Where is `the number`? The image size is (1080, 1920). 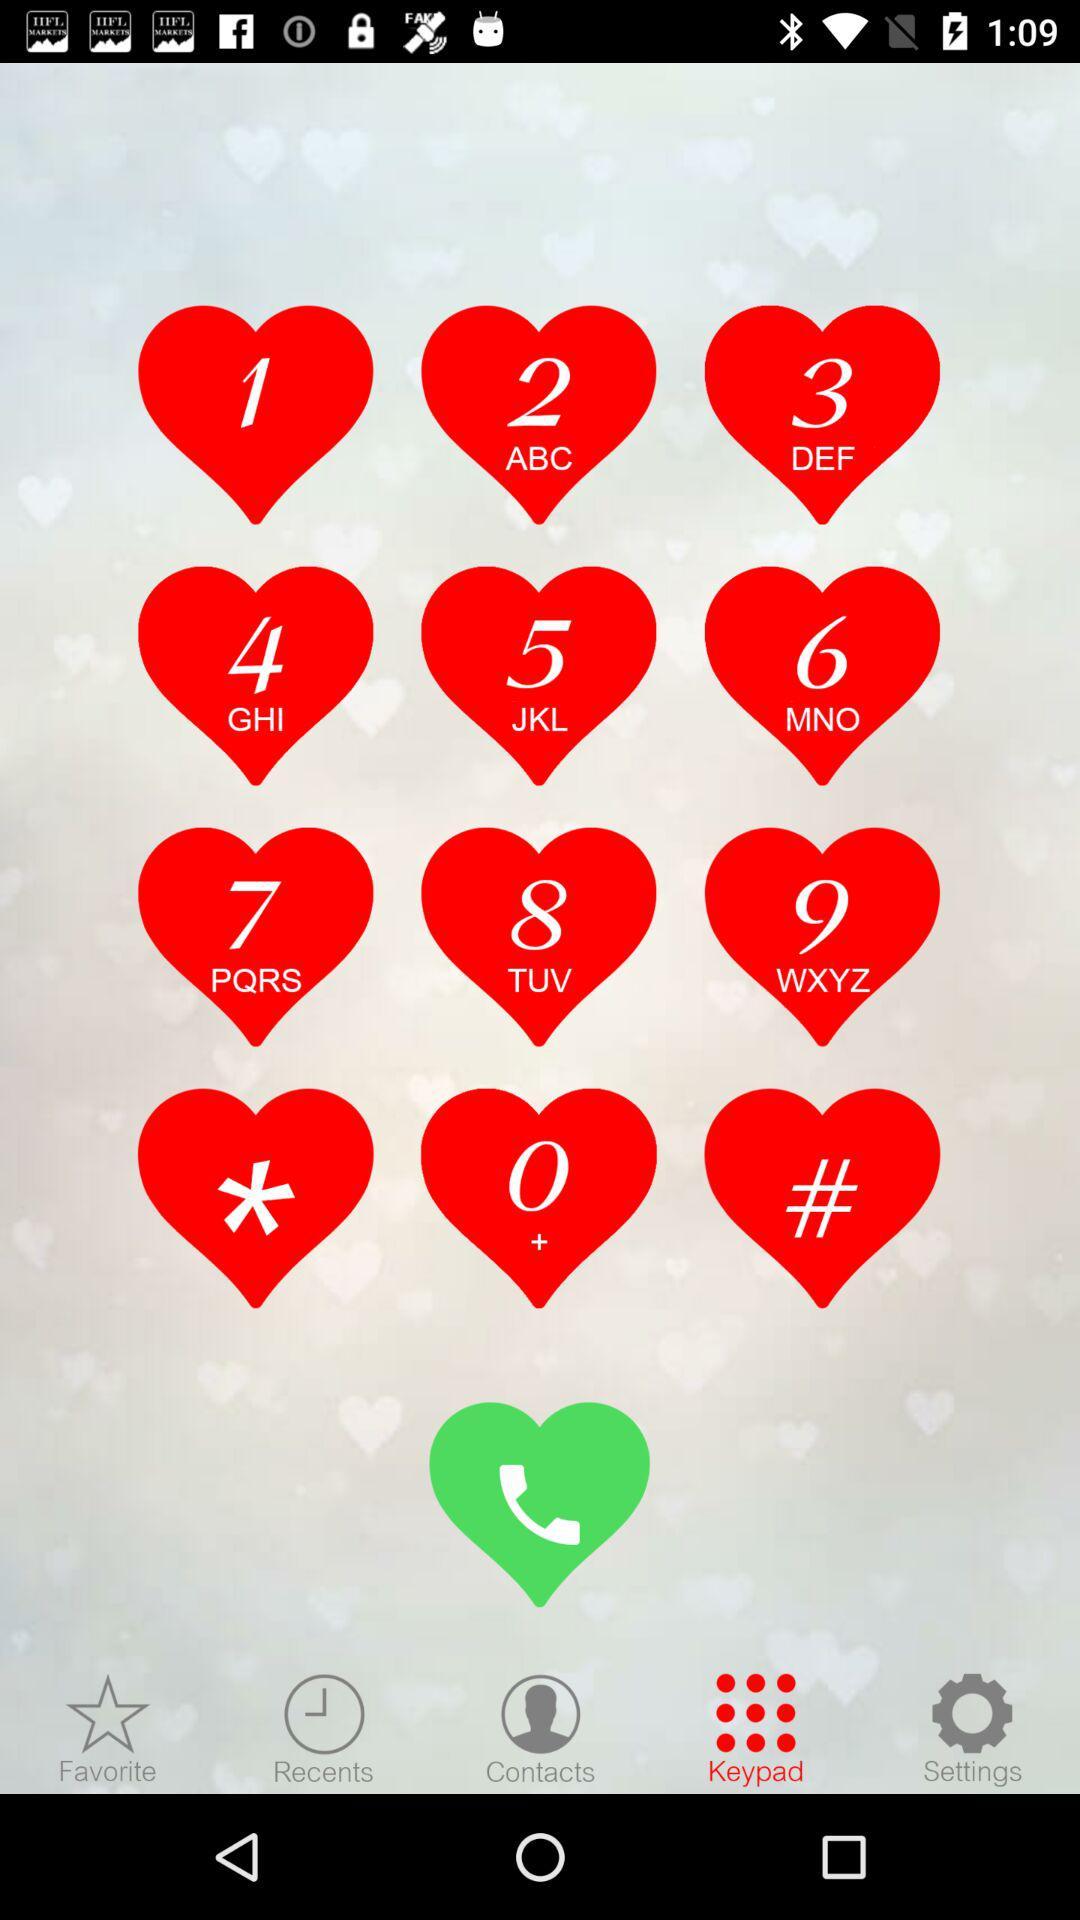
the number is located at coordinates (538, 413).